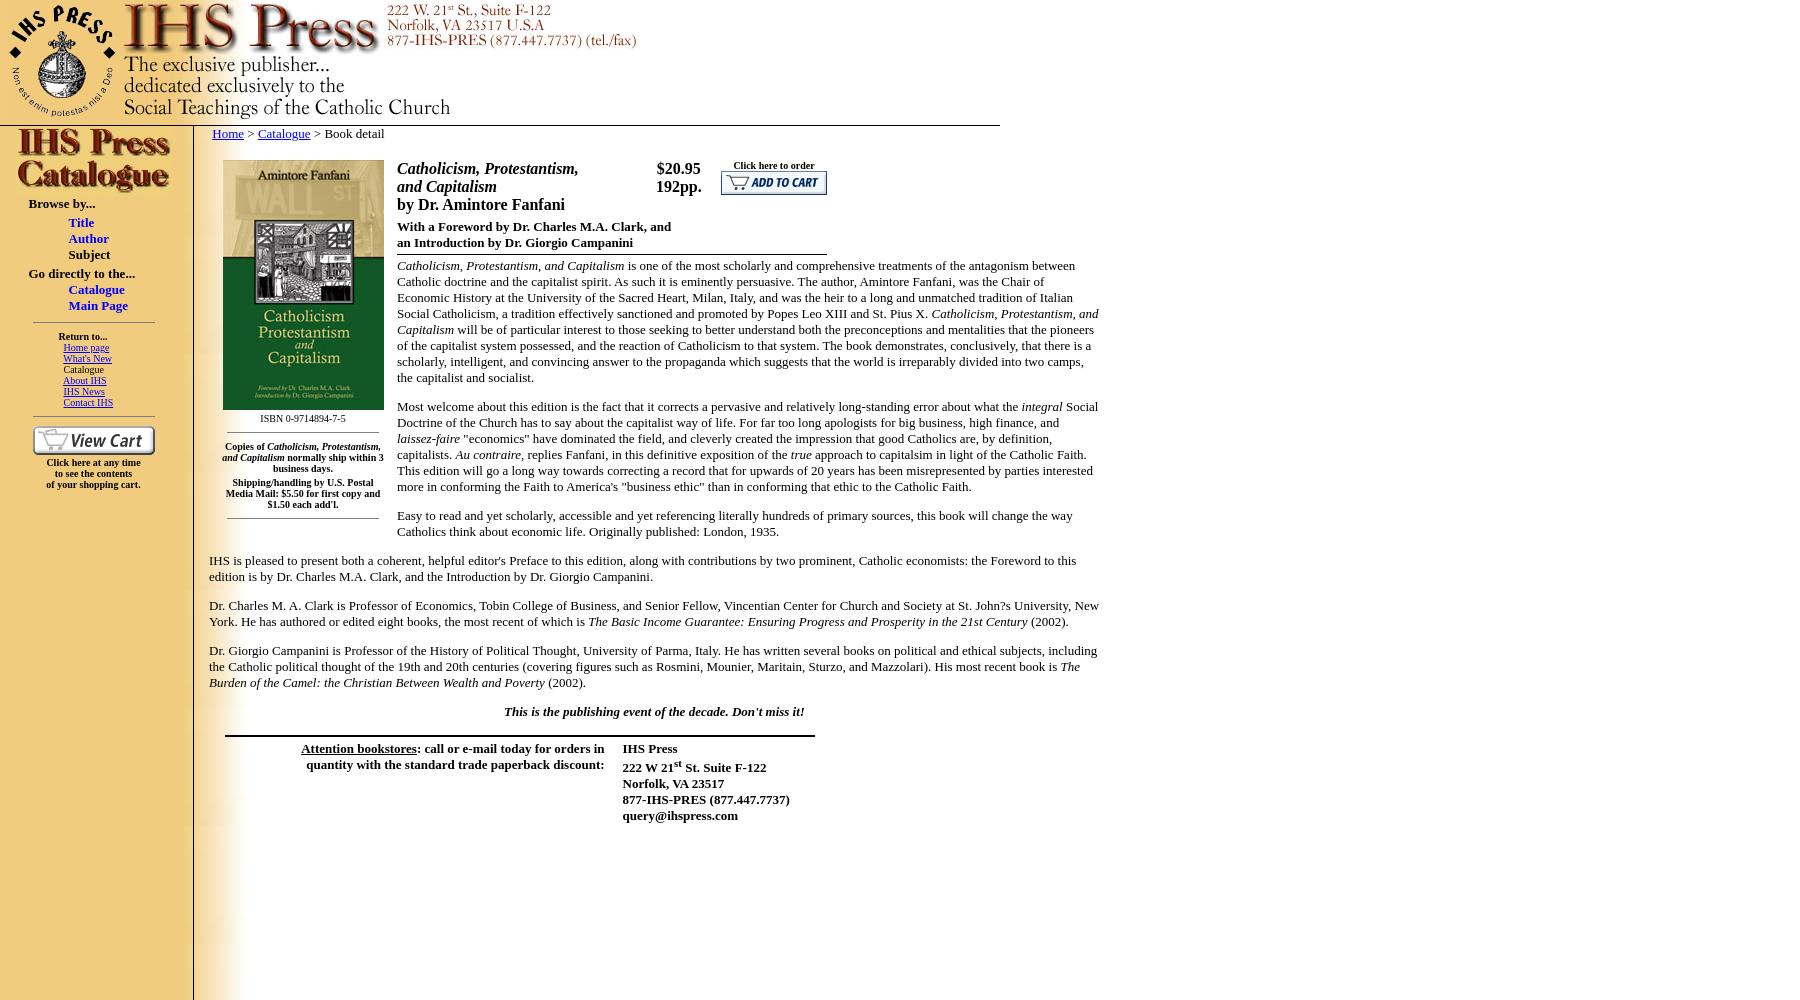 Image resolution: width=1800 pixels, height=1000 pixels. Describe the element at coordinates (653, 710) in the screenshot. I see `'This is the publishing event of the decade. Don't miss it!'` at that location.